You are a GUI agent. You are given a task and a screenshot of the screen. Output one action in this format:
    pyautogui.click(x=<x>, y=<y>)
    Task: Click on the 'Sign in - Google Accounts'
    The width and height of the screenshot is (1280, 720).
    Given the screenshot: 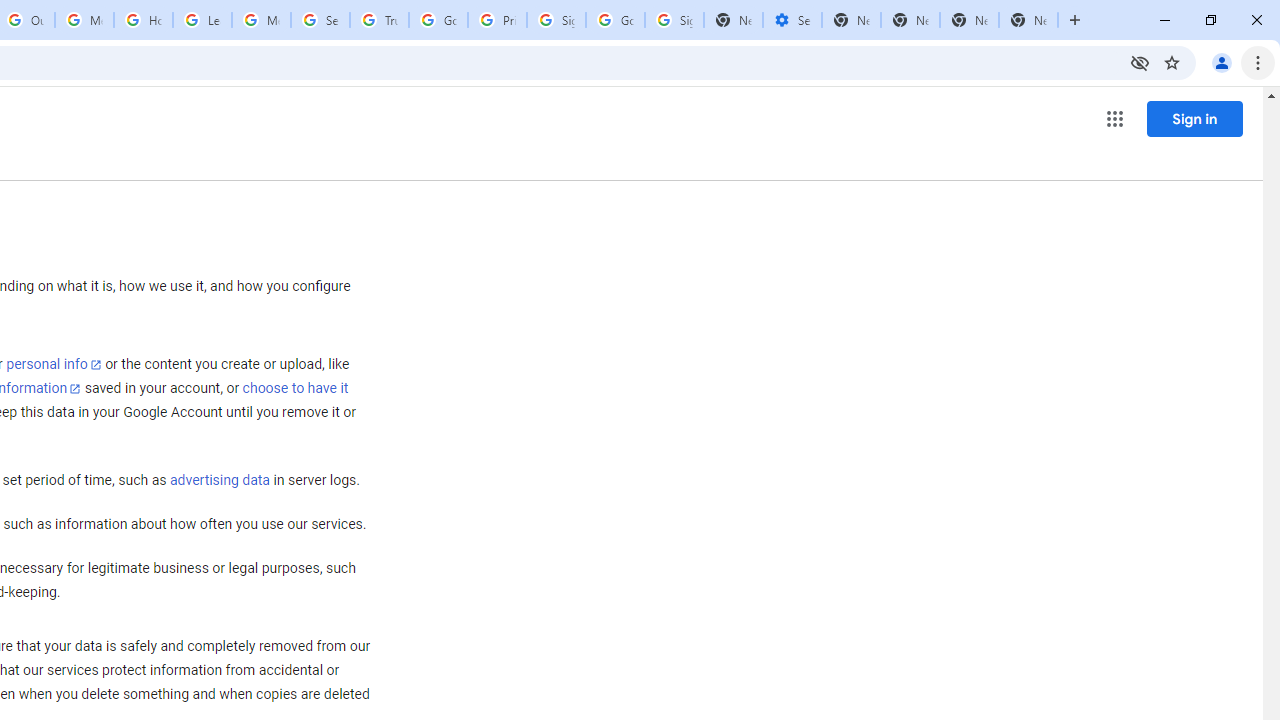 What is the action you would take?
    pyautogui.click(x=556, y=20)
    